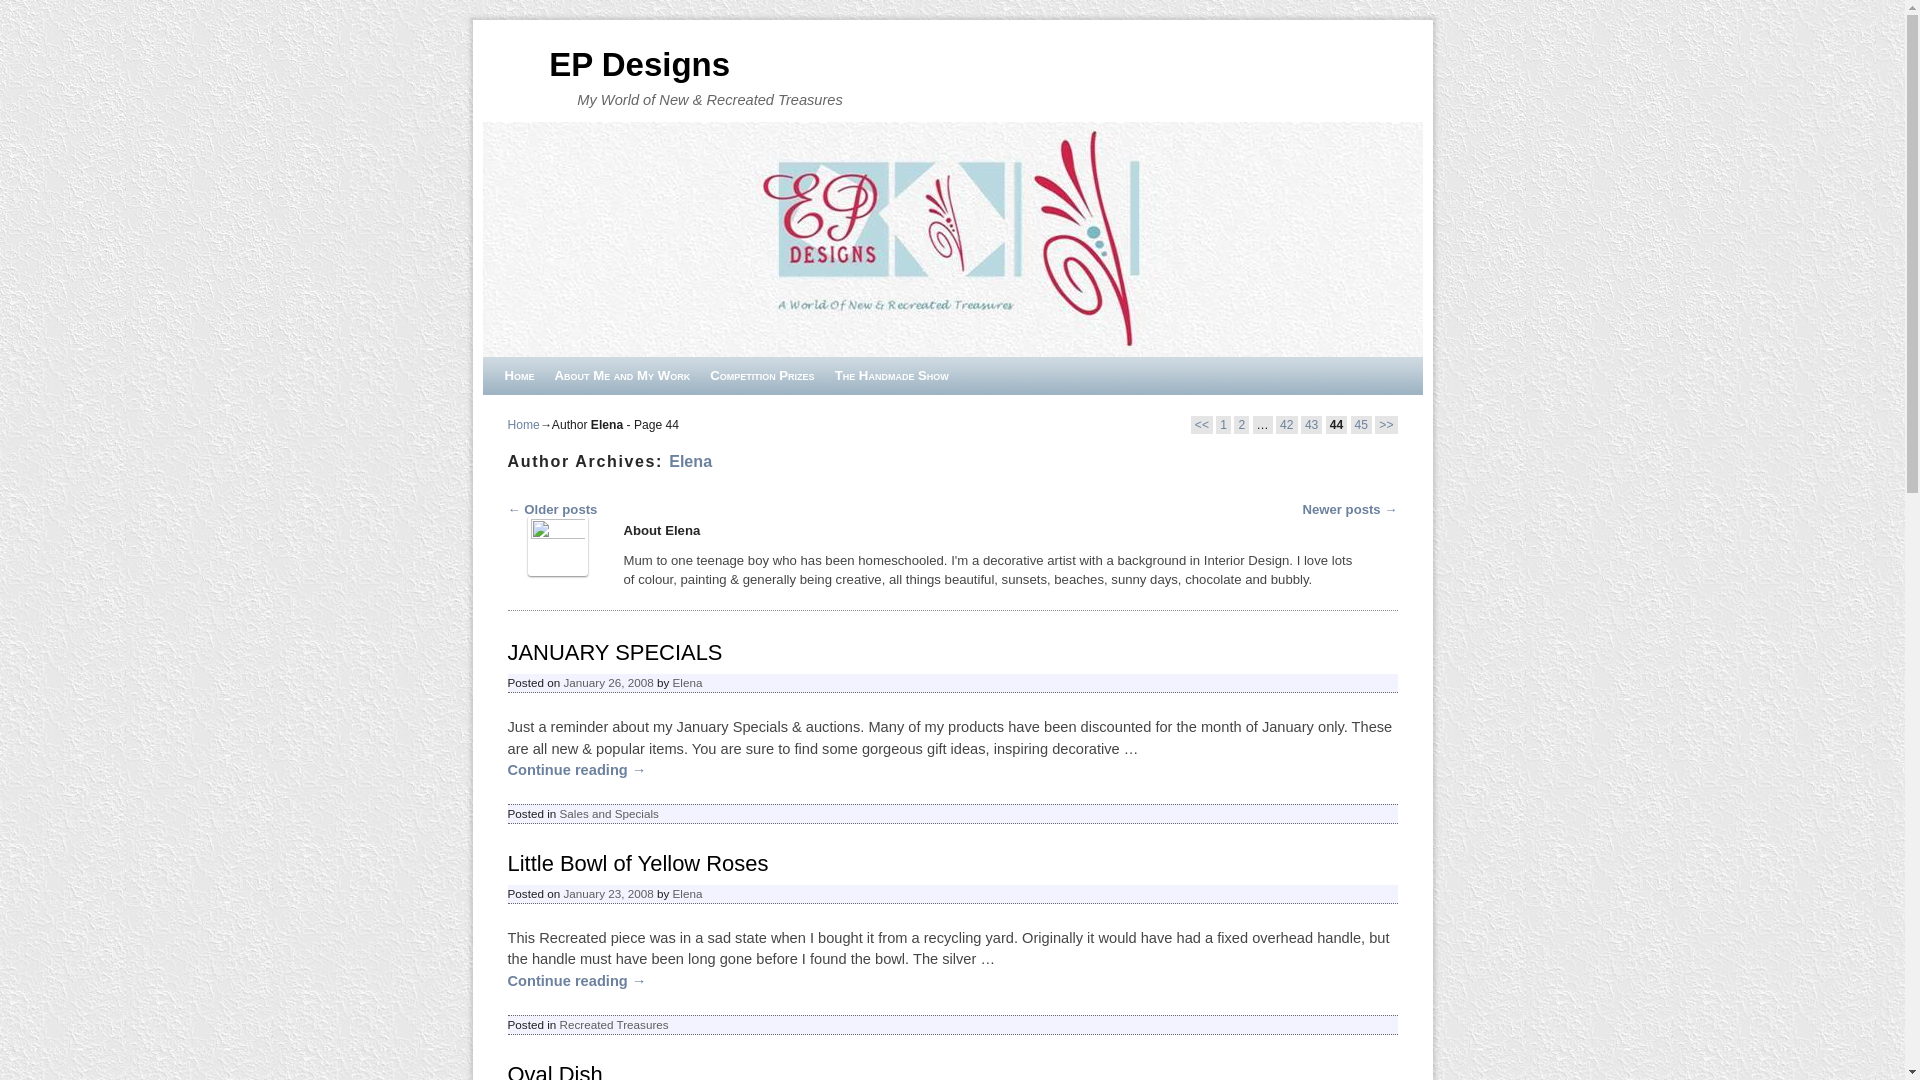 The image size is (1920, 1080). I want to click on 'January 26, 2008', so click(607, 681).